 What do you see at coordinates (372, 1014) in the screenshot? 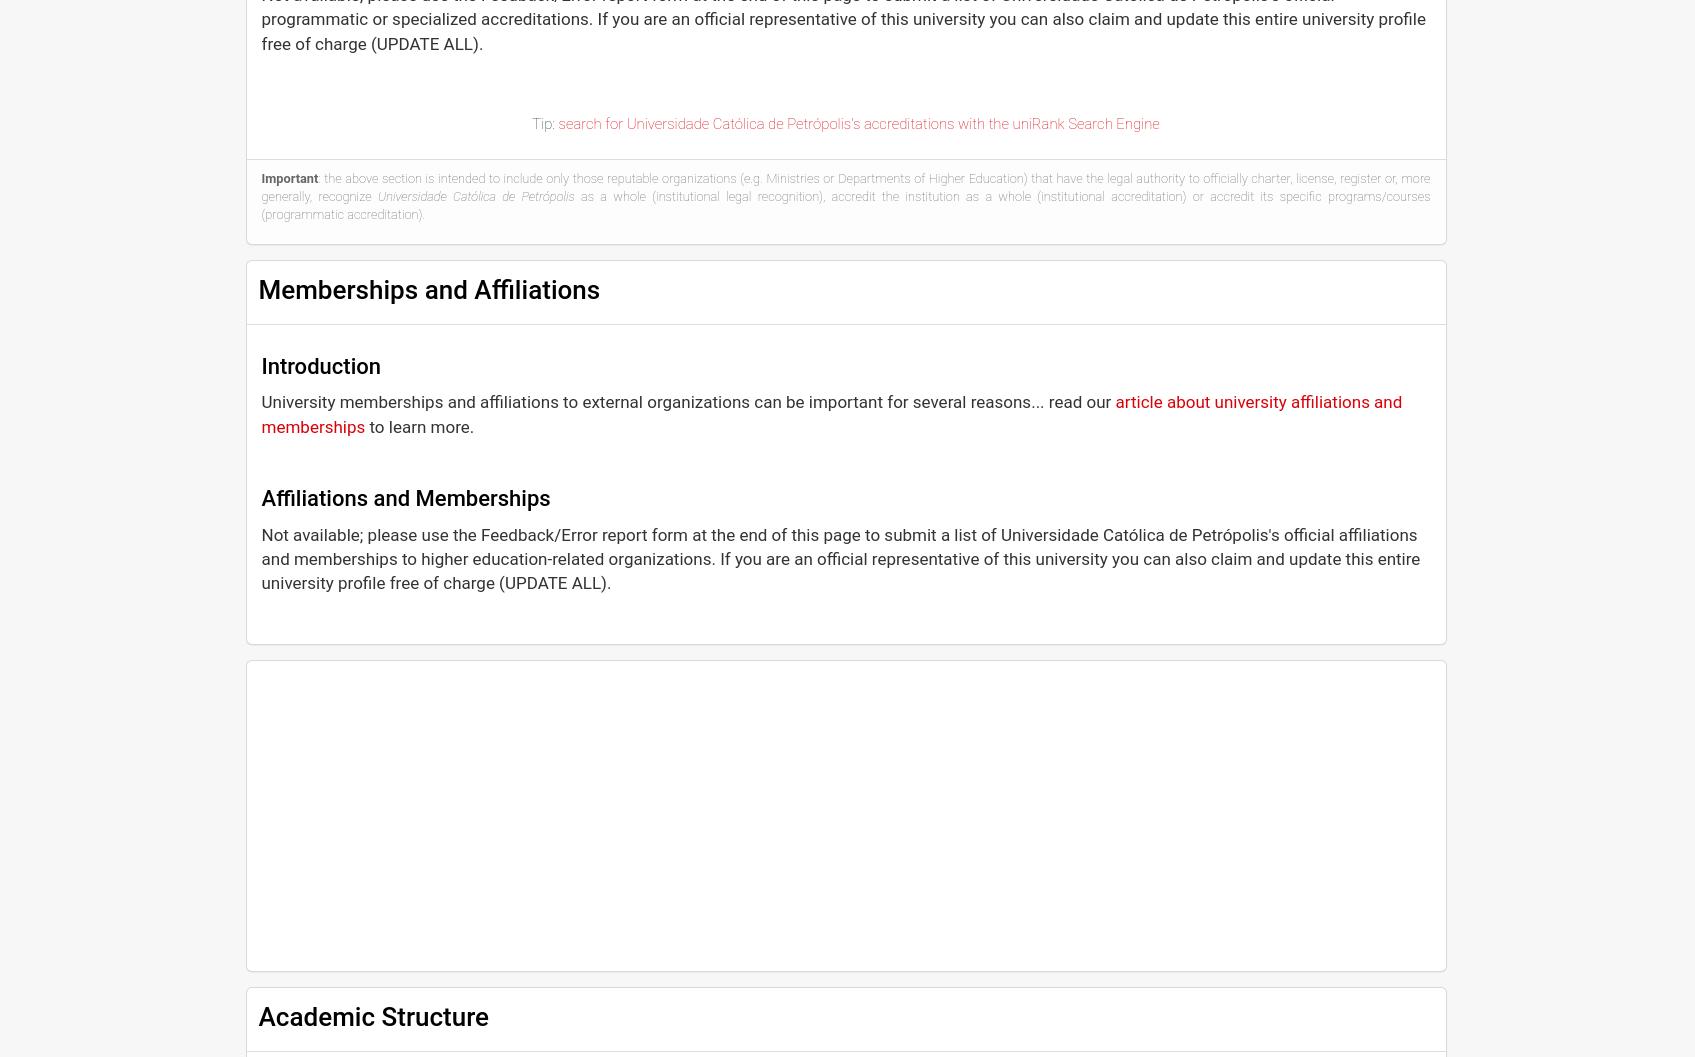
I see `'Academic Structure'` at bounding box center [372, 1014].